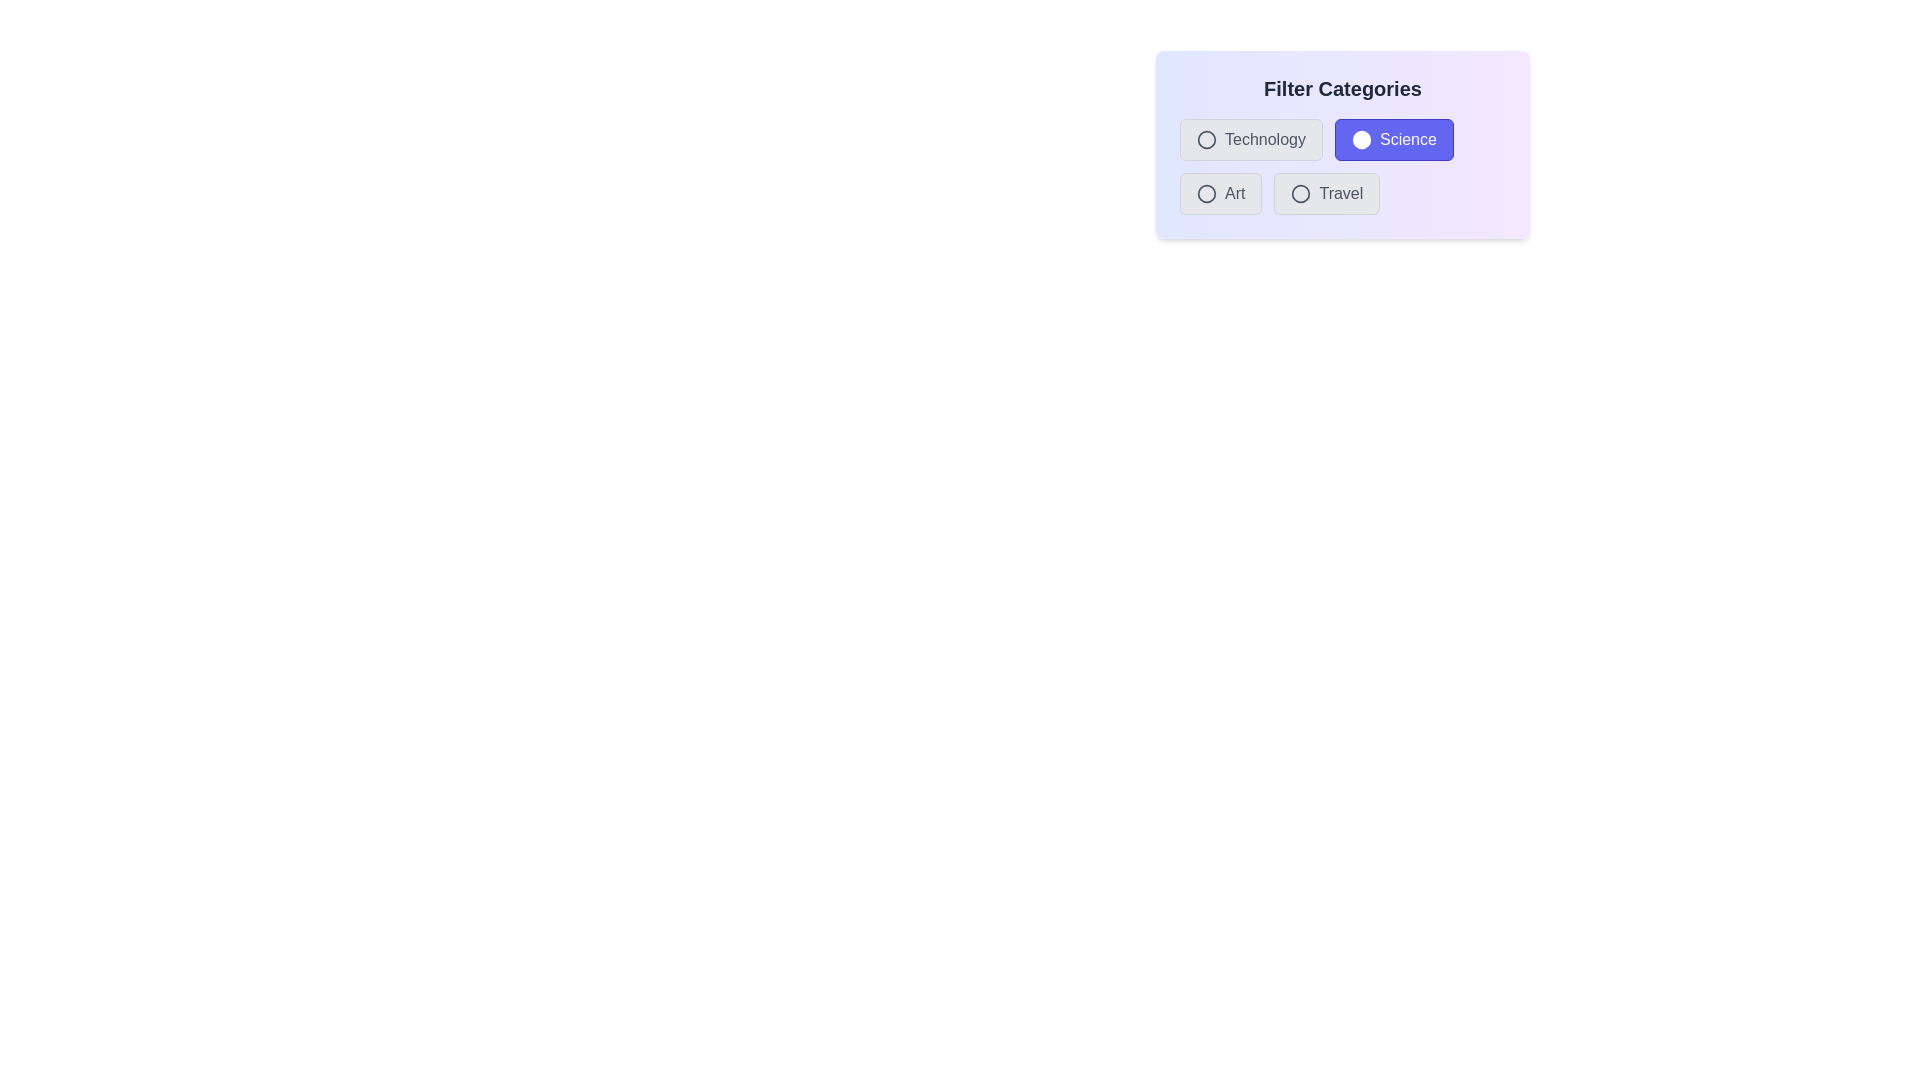 The height and width of the screenshot is (1080, 1920). What do you see at coordinates (1392, 138) in the screenshot?
I see `the category Science by clicking its corresponding button` at bounding box center [1392, 138].